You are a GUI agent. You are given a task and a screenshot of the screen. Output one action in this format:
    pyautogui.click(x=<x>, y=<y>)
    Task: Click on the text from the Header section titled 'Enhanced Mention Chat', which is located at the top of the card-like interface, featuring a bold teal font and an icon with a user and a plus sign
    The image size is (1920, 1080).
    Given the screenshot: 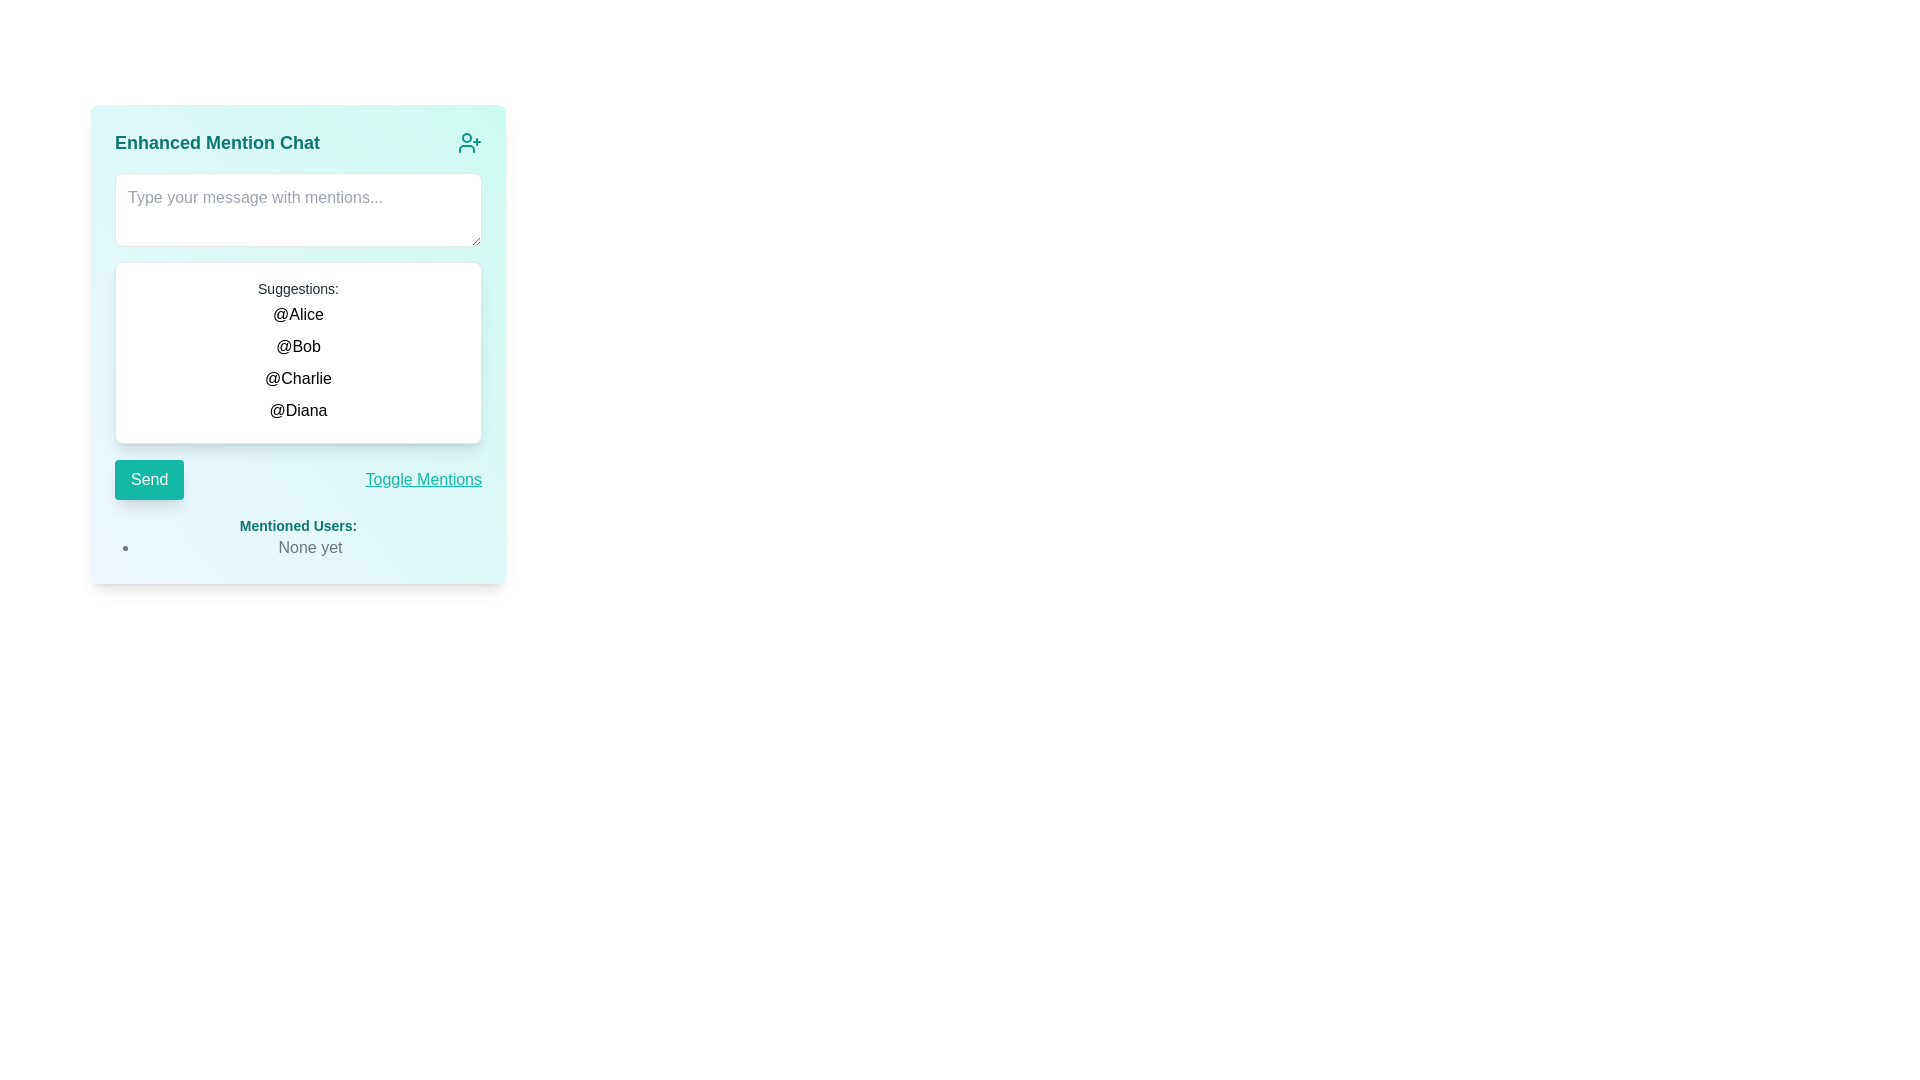 What is the action you would take?
    pyautogui.click(x=297, y=141)
    